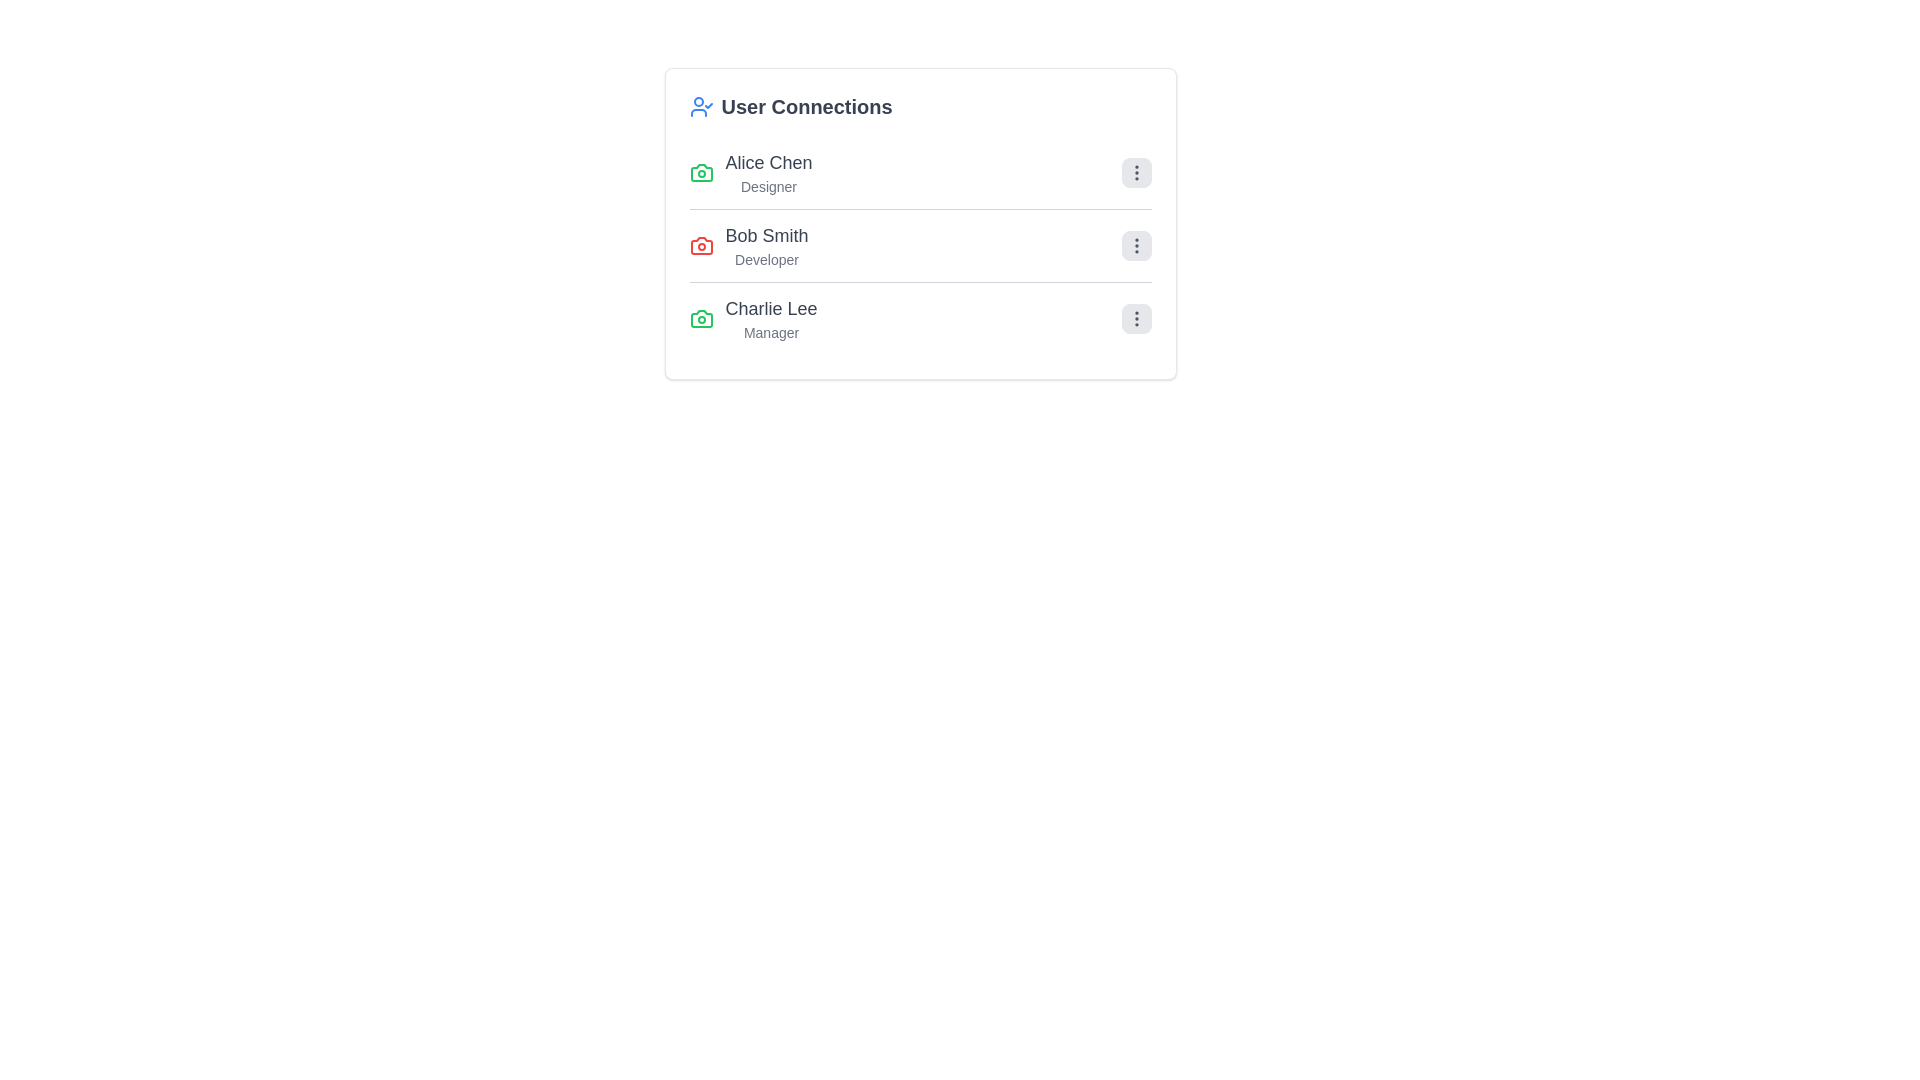 This screenshot has height=1080, width=1920. I want to click on the text label displaying 'Bob Smith' which is the primary text in the 'User Connections' panel, positioned above the subtitle 'Developer', so click(766, 234).